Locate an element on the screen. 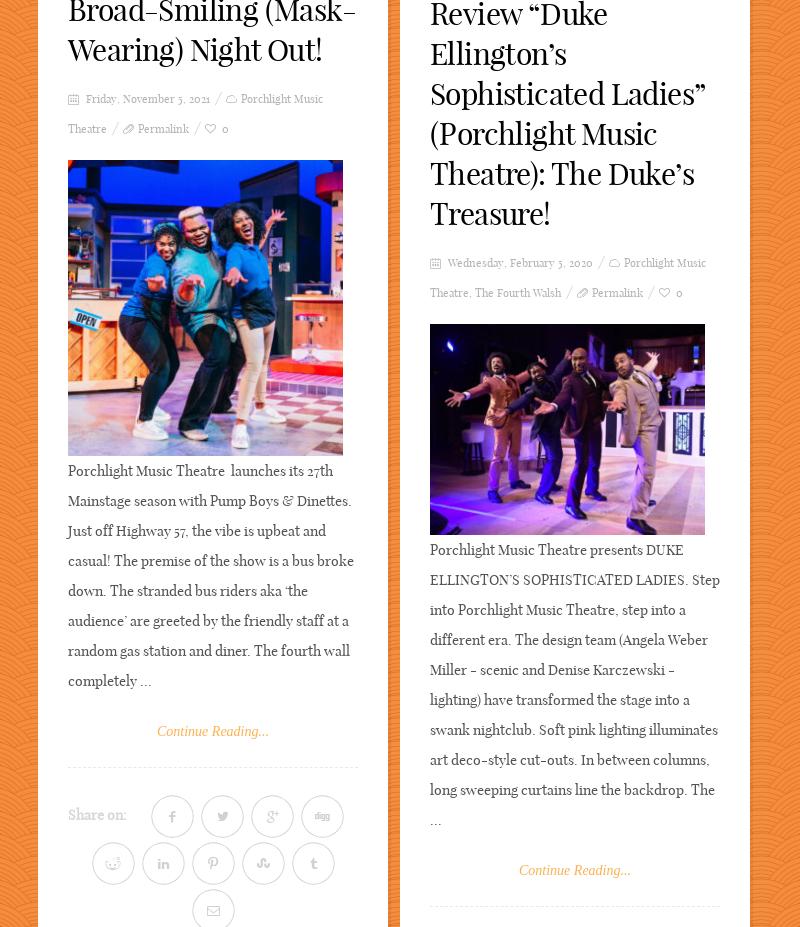 The height and width of the screenshot is (927, 800). 'Porchlight Music Theatre  launches its 27th Mainstage season with Pump Boys & Dinettes.
Just off Highway 57, the vibe is upbeat and casual! The premise of the show is a bus broke down. The stranded bus riders aka ‘the audience’ are greeted by the friendly staff at a random gas station and diner. The fourth wall completely ...' is located at coordinates (68, 575).